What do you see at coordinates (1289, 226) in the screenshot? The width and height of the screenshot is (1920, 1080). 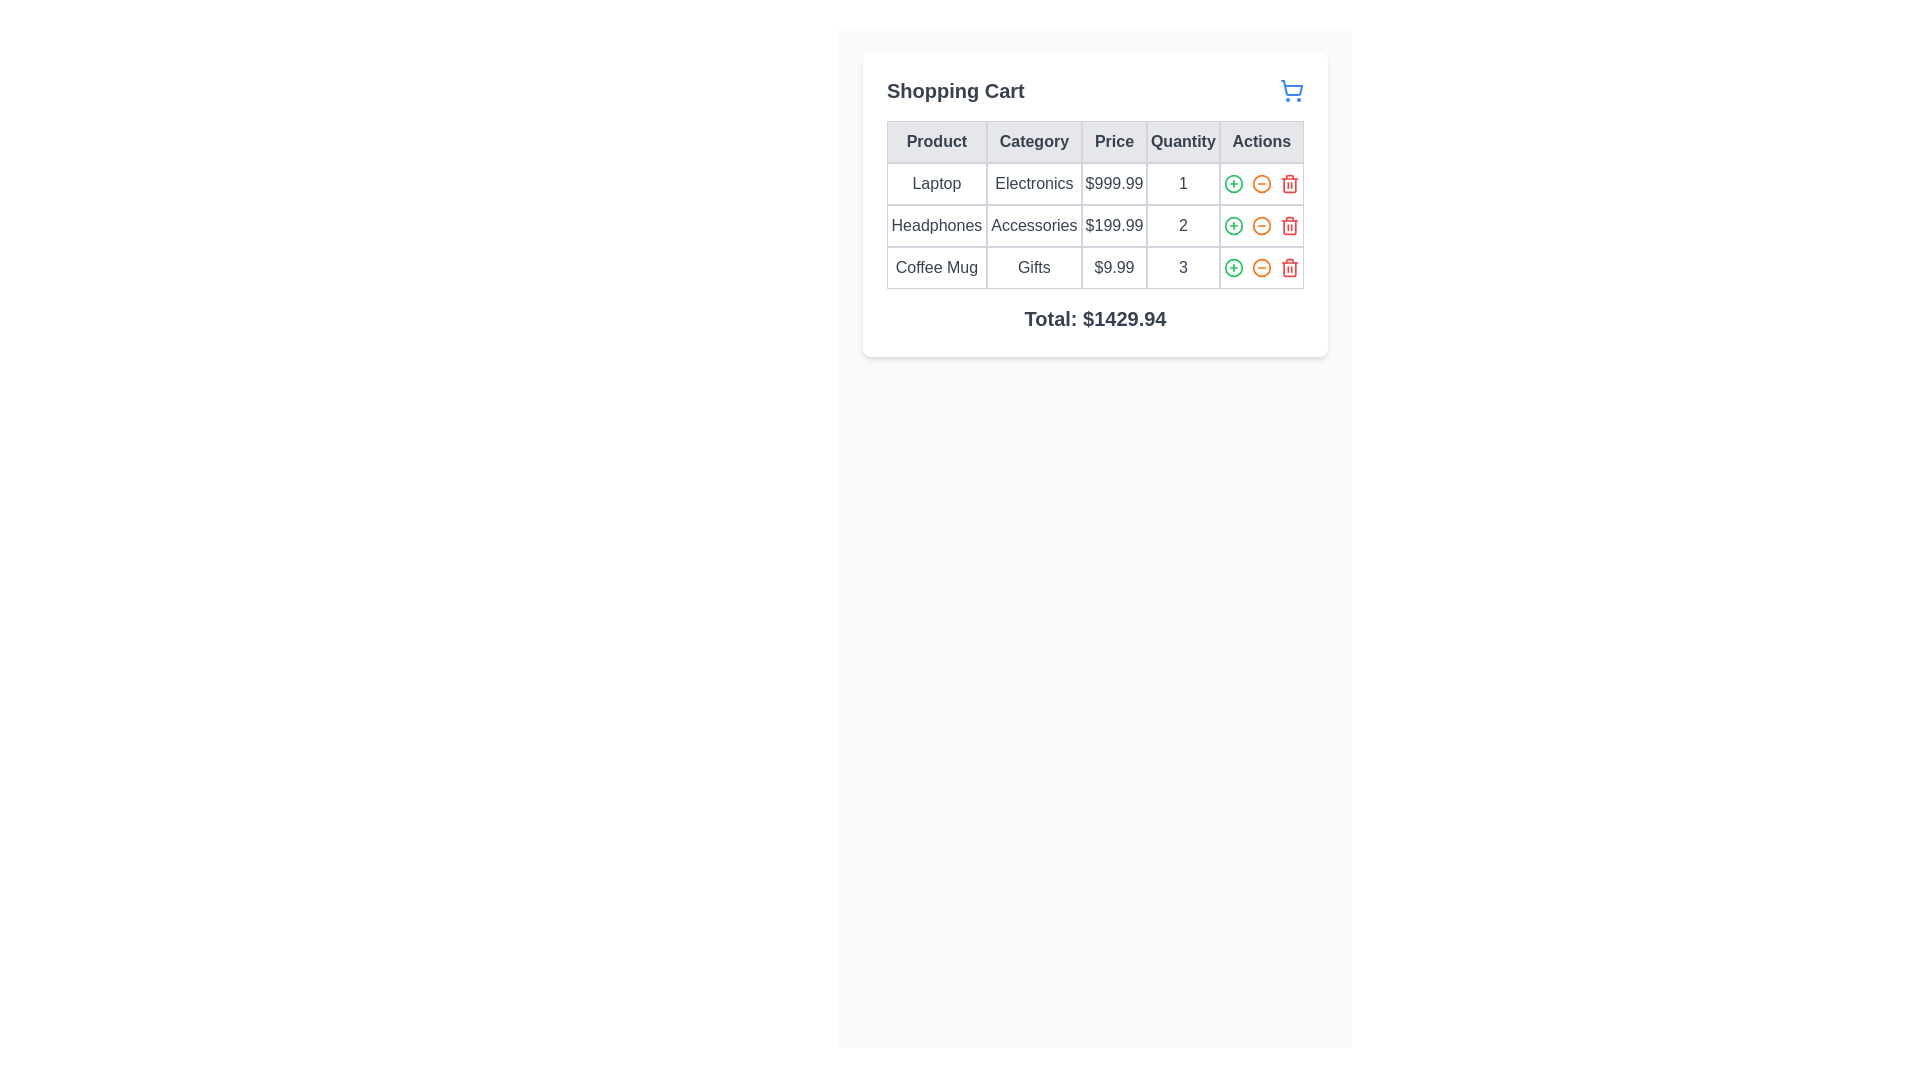 I see `the trash icon component in the 'Actions' column for the second item, 'Headphones,' in the shopping cart` at bounding box center [1289, 226].